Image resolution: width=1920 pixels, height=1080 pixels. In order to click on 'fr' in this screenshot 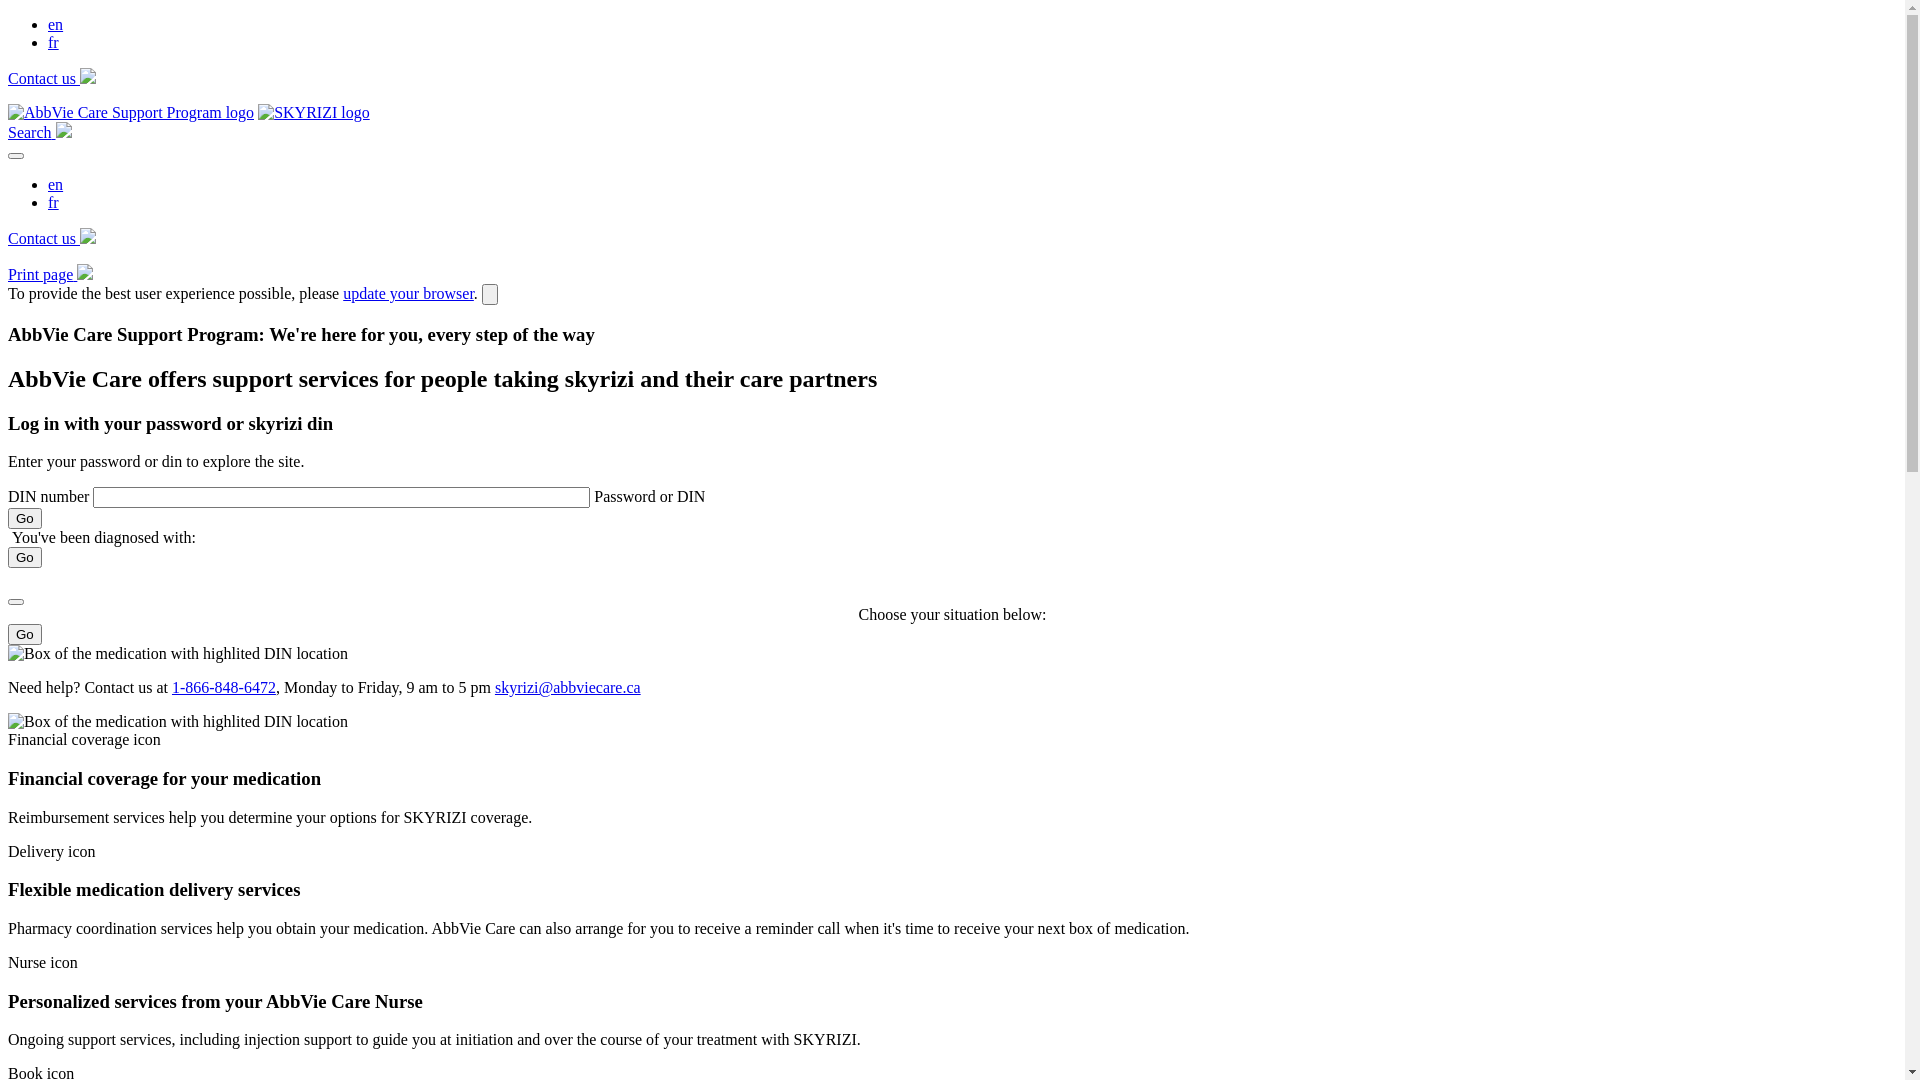, I will do `click(53, 202)`.